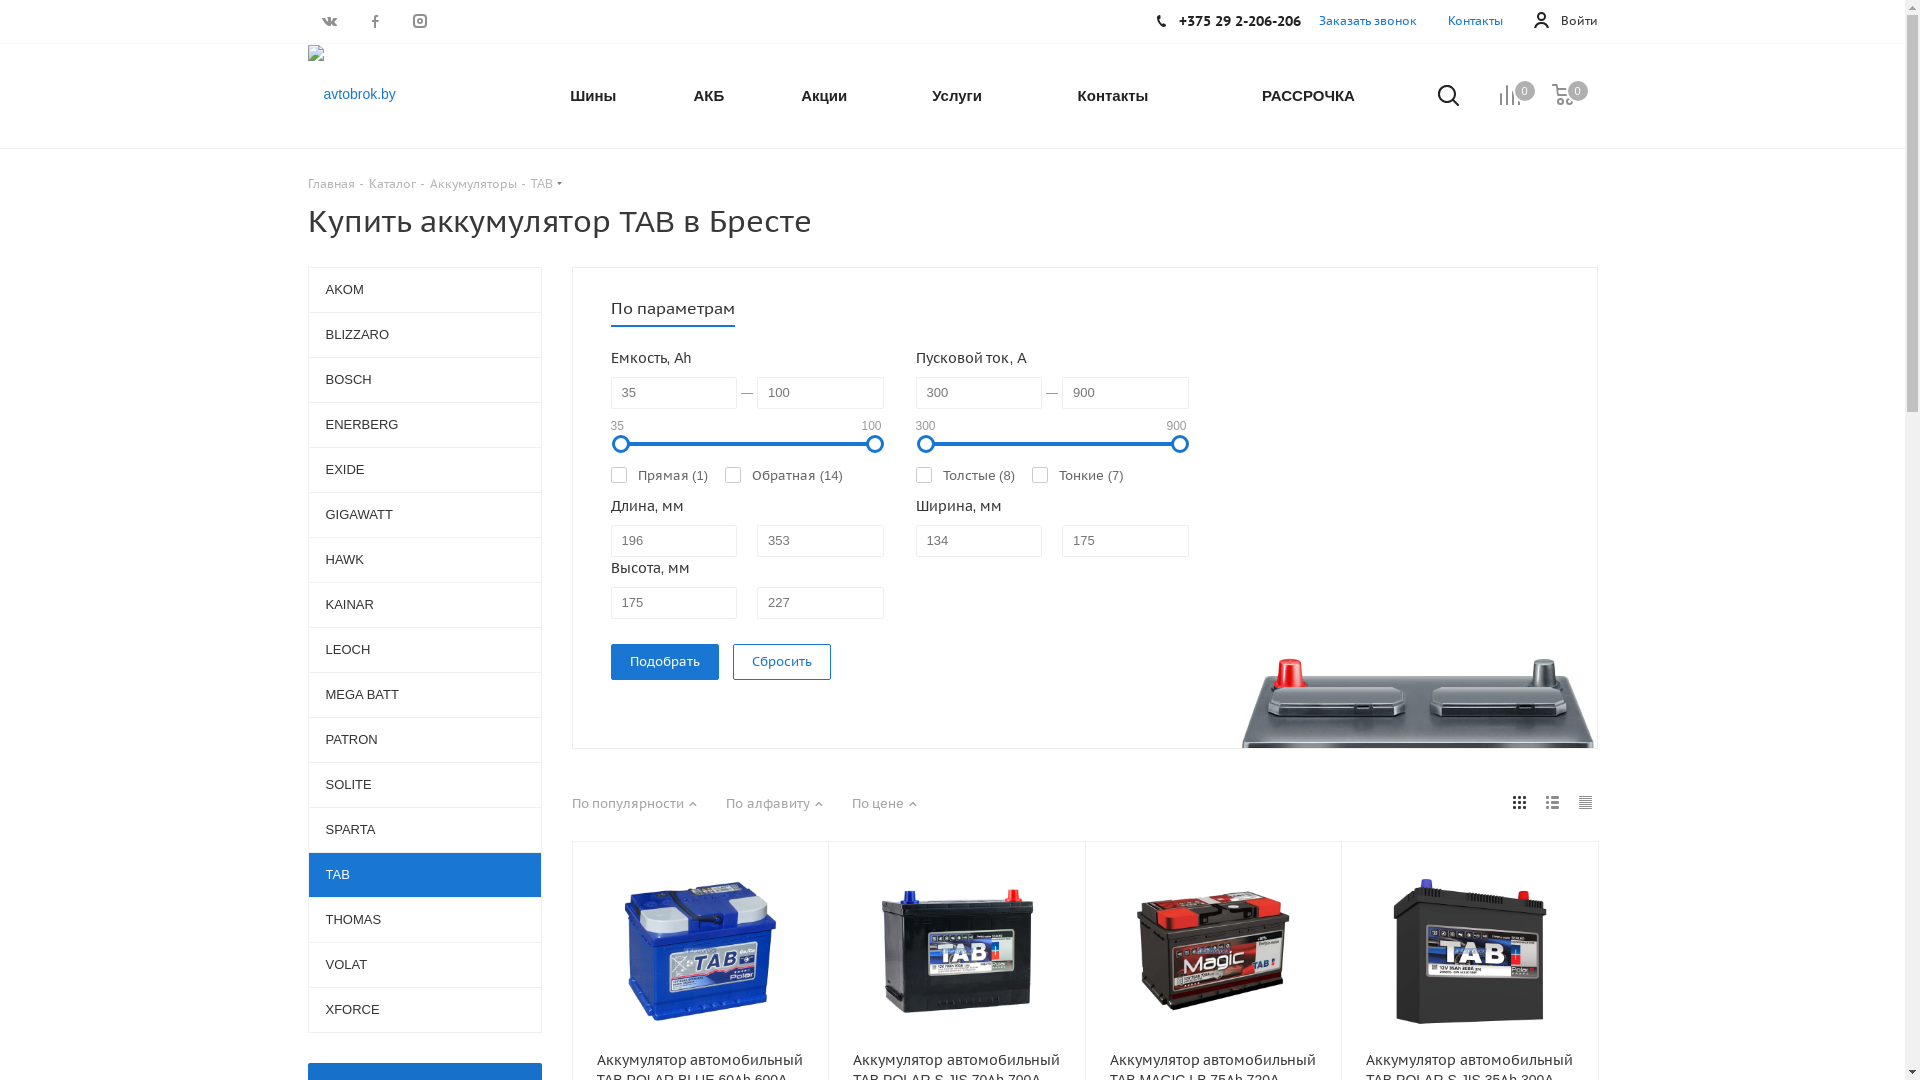 The width and height of the screenshot is (1920, 1080). Describe the element at coordinates (424, 469) in the screenshot. I see `'EXIDE'` at that location.